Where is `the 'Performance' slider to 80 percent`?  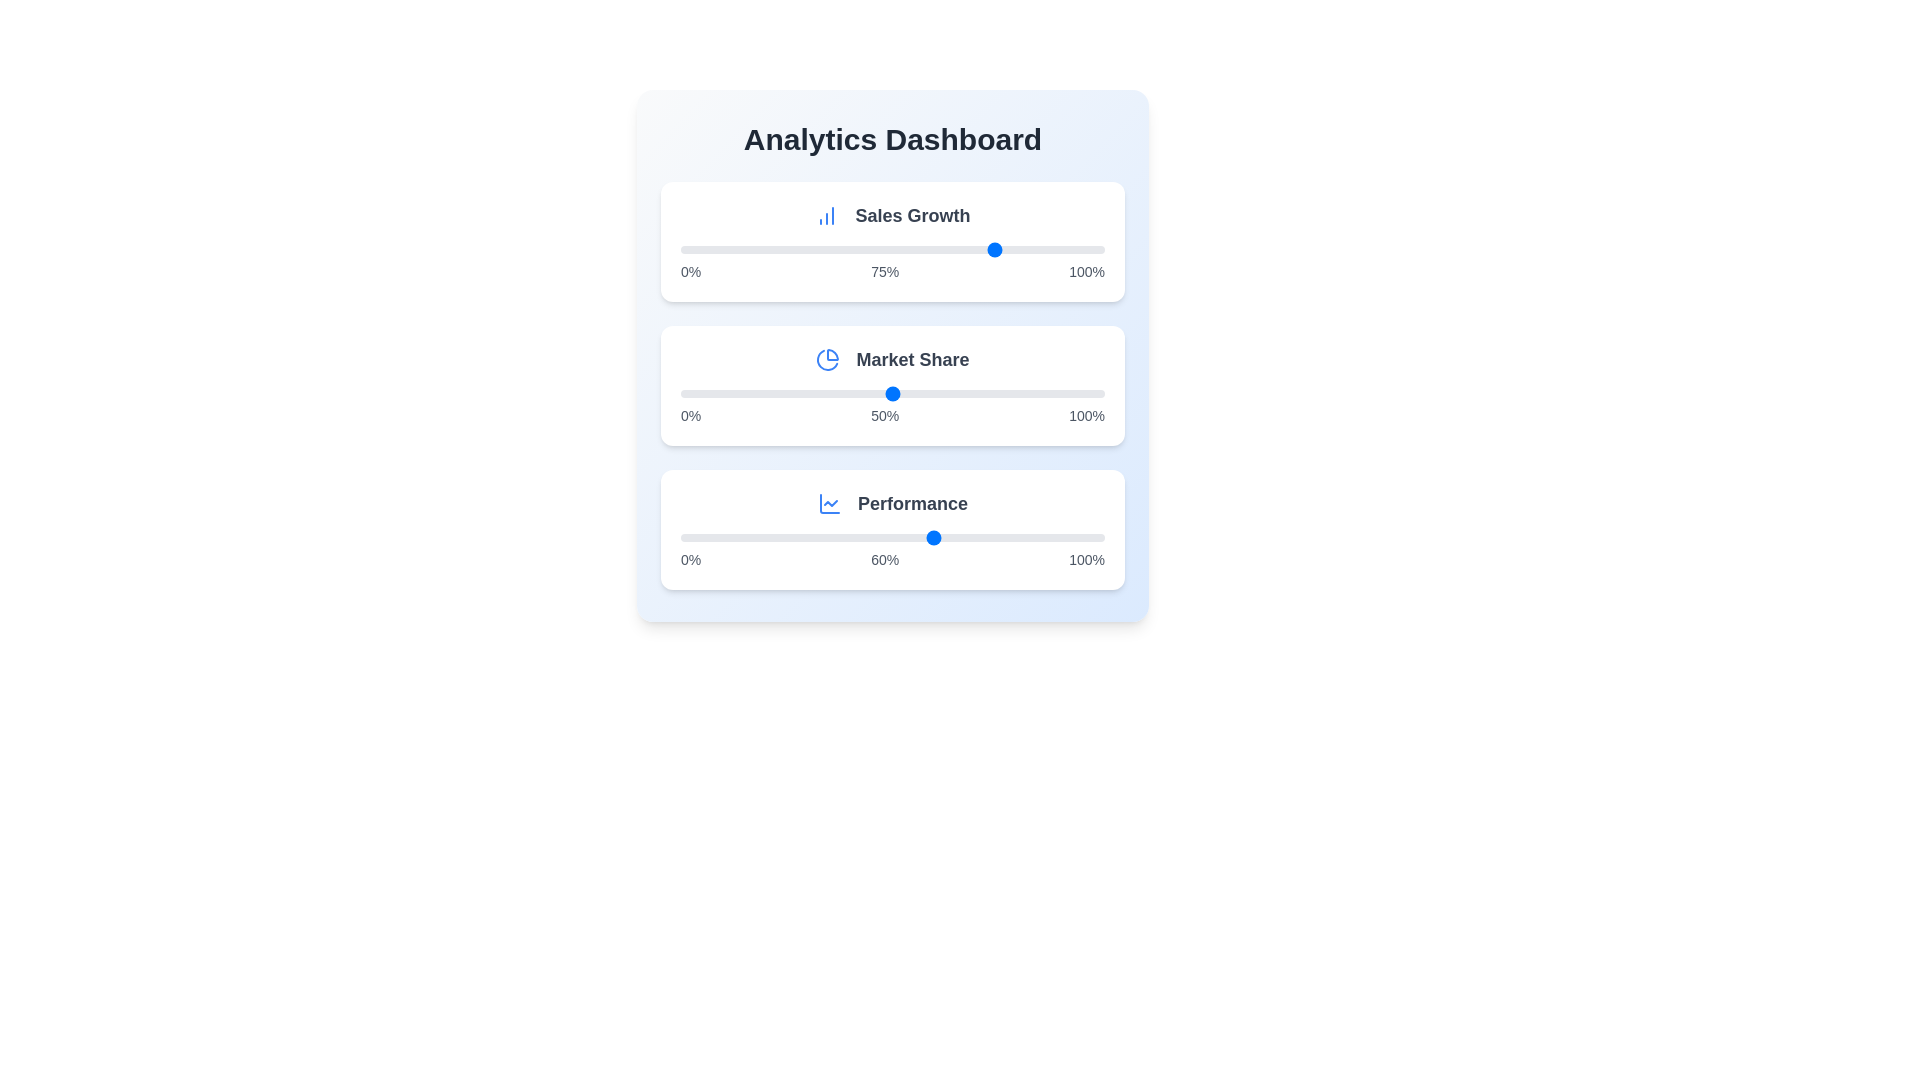
the 'Performance' slider to 80 percent is located at coordinates (1020, 536).